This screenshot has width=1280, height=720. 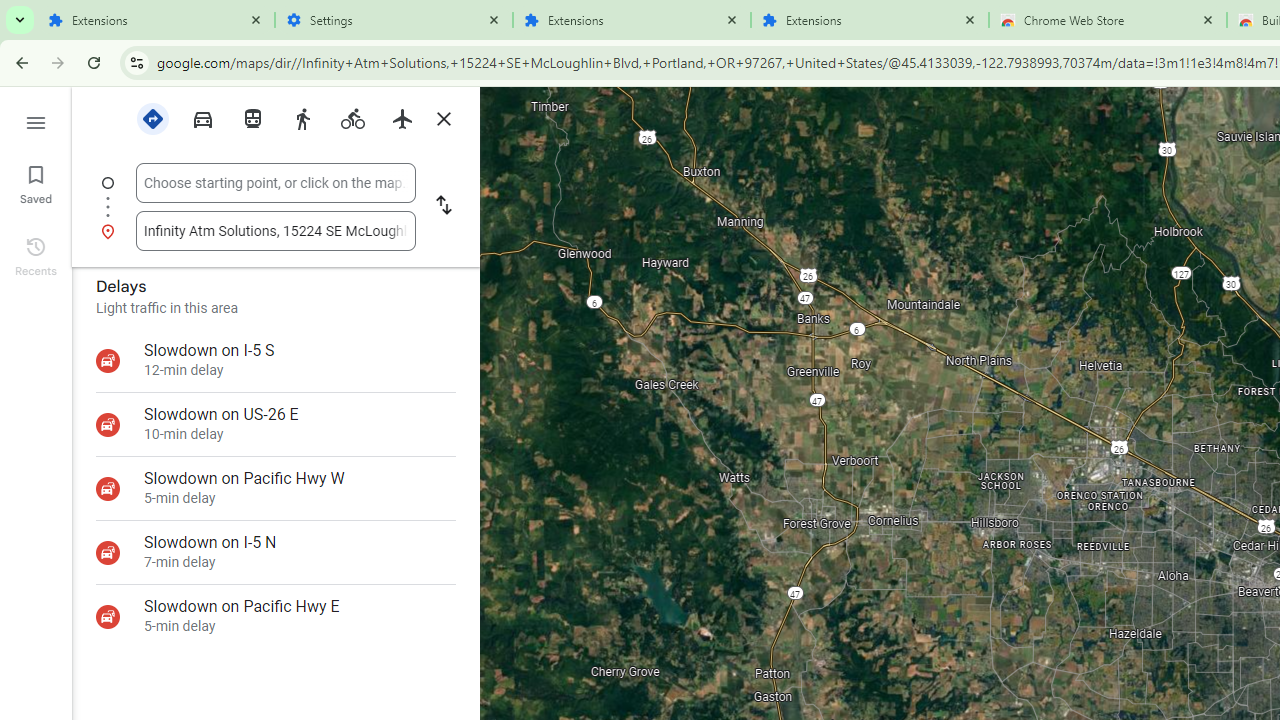 What do you see at coordinates (155, 20) in the screenshot?
I see `'Extensions'` at bounding box center [155, 20].